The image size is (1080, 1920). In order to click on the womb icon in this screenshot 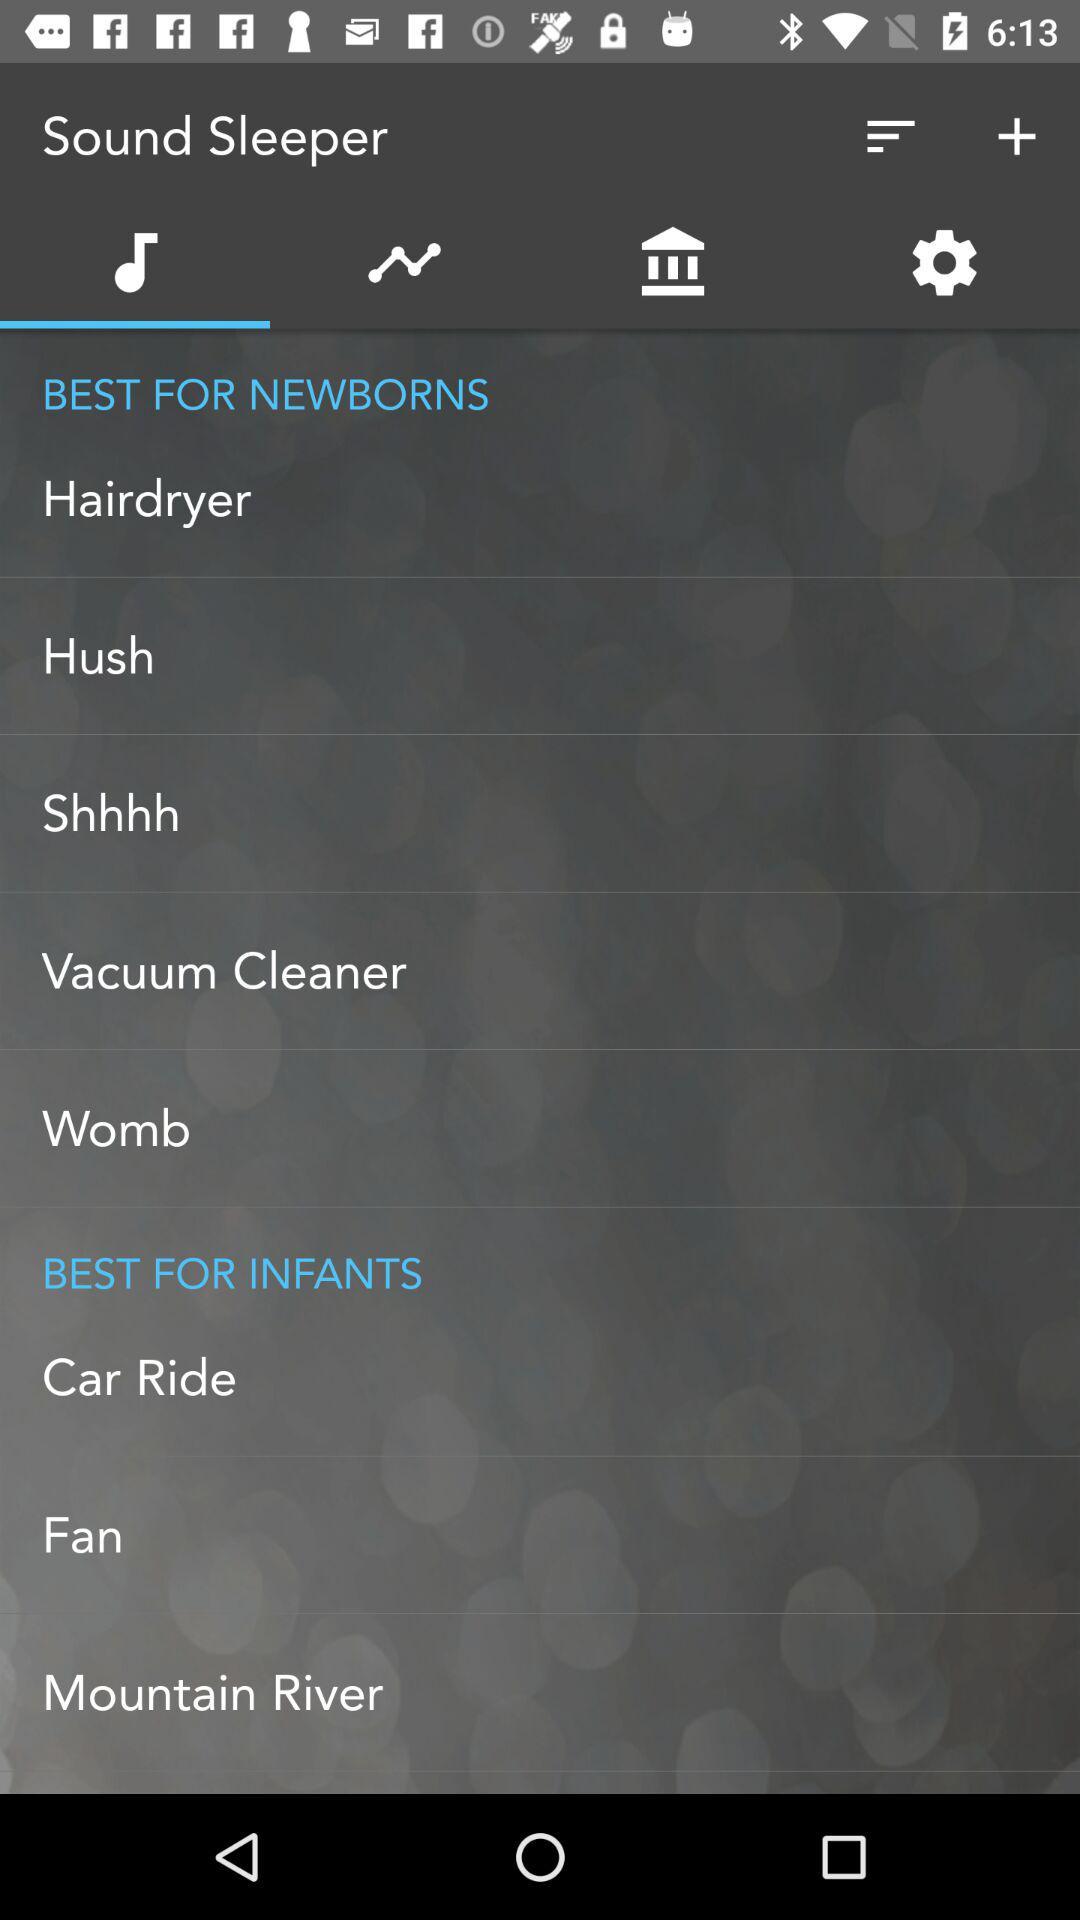, I will do `click(560, 1128)`.